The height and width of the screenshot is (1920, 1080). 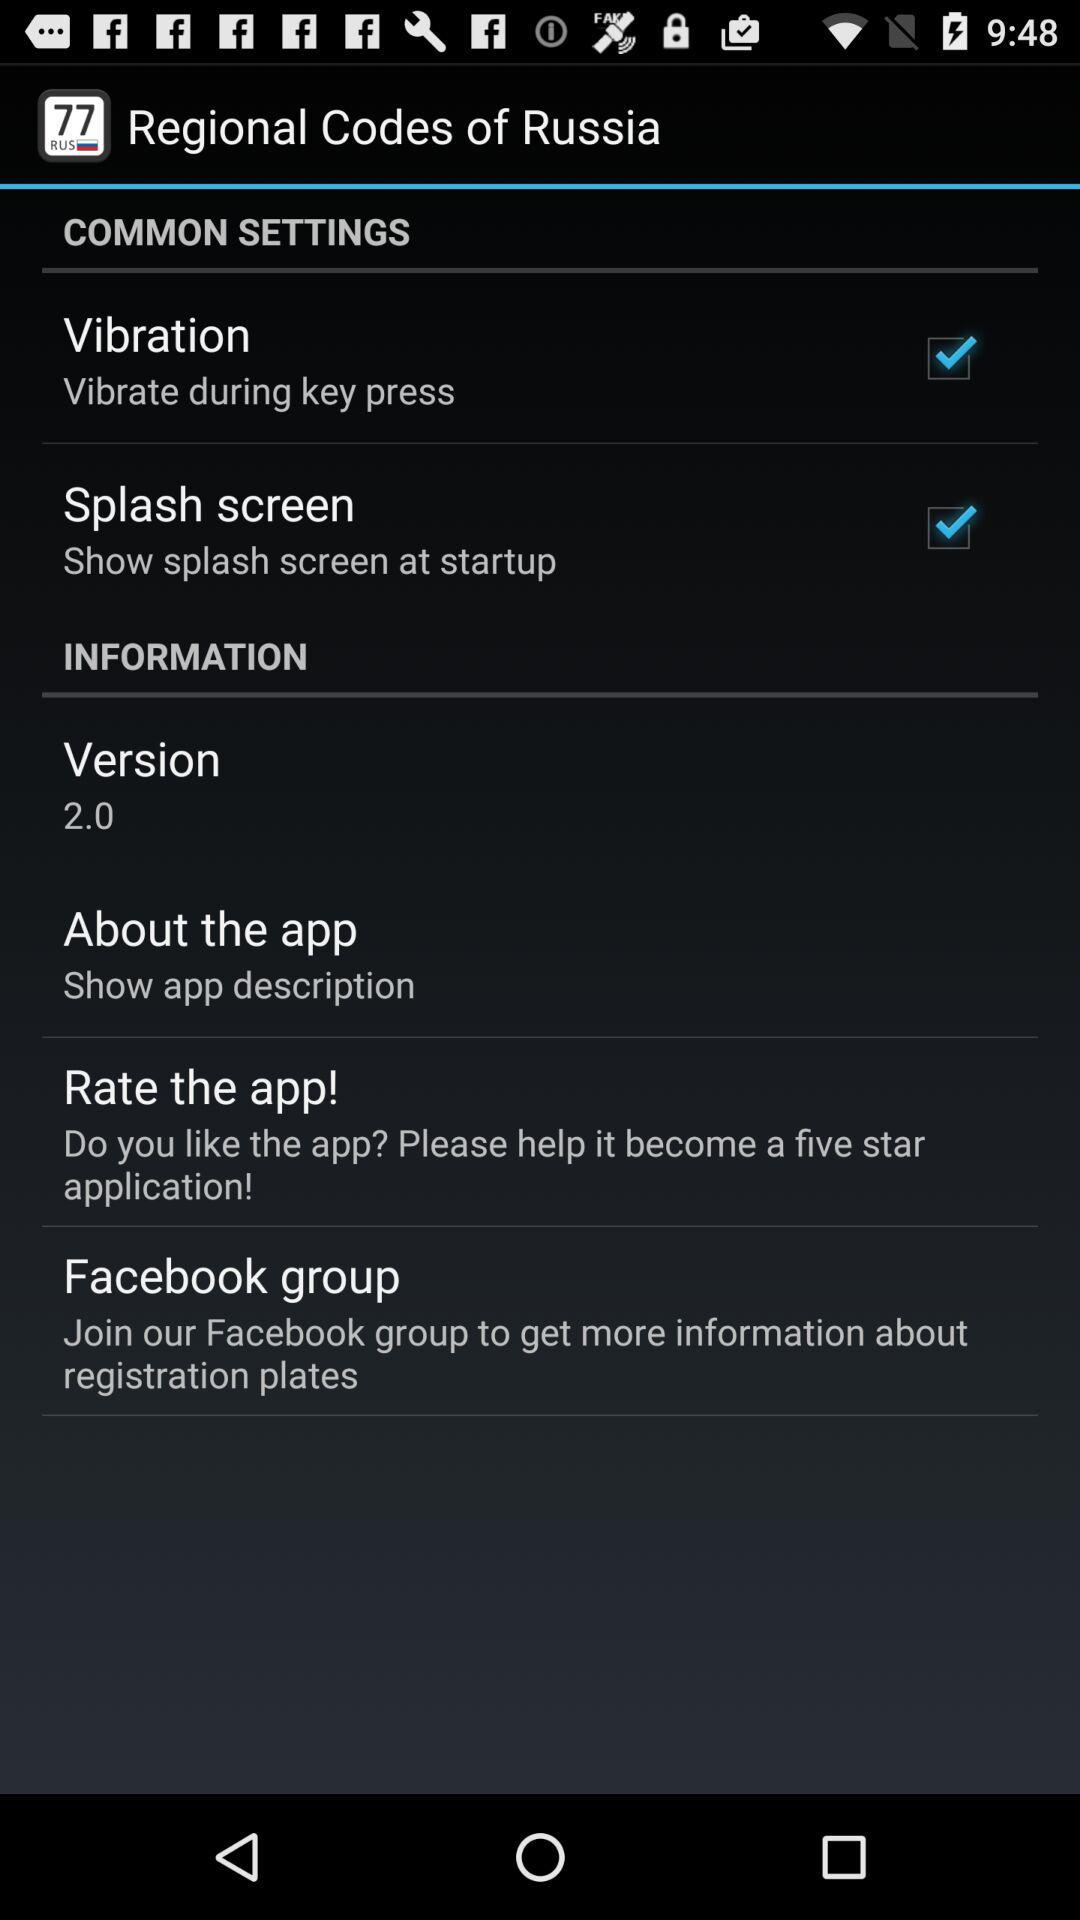 What do you see at coordinates (258, 389) in the screenshot?
I see `the item above splash screen icon` at bounding box center [258, 389].